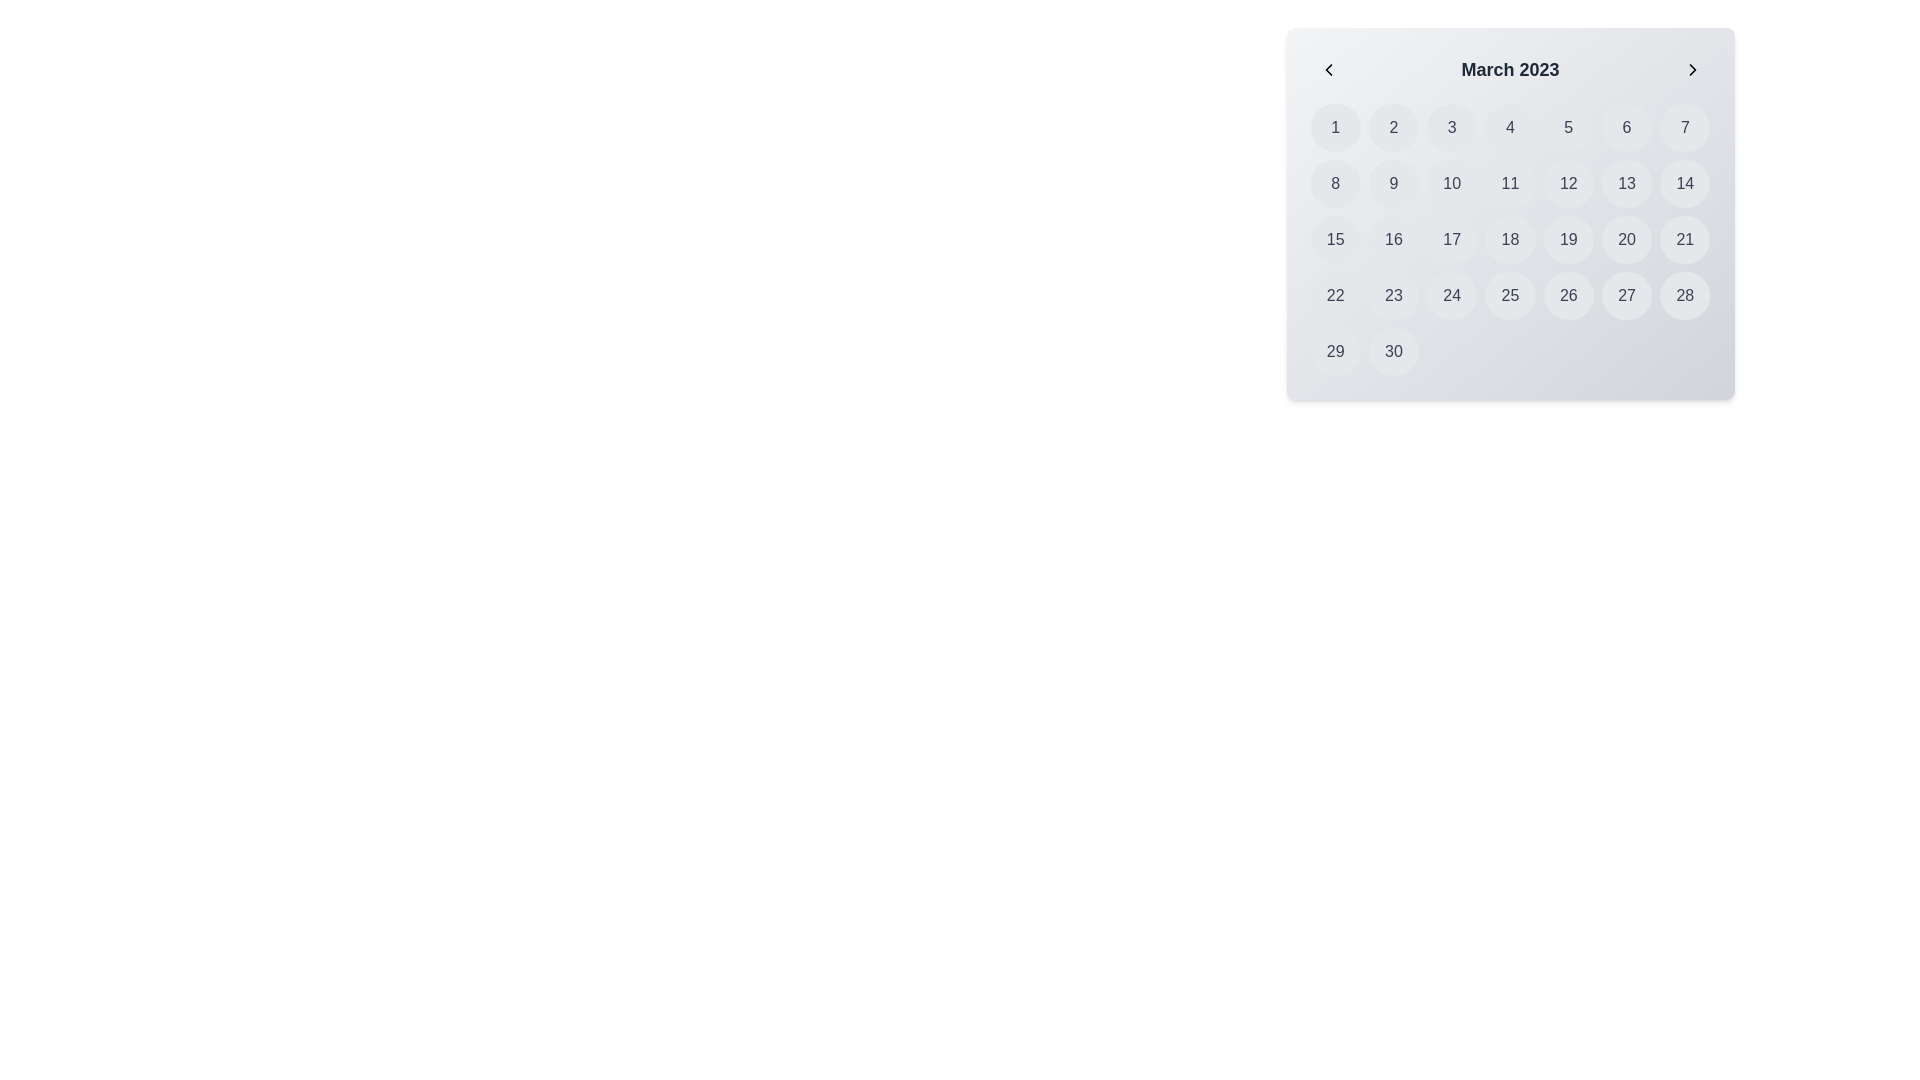 Image resolution: width=1920 pixels, height=1080 pixels. Describe the element at coordinates (1452, 184) in the screenshot. I see `the circular button labeled '10' with a gray background` at that location.